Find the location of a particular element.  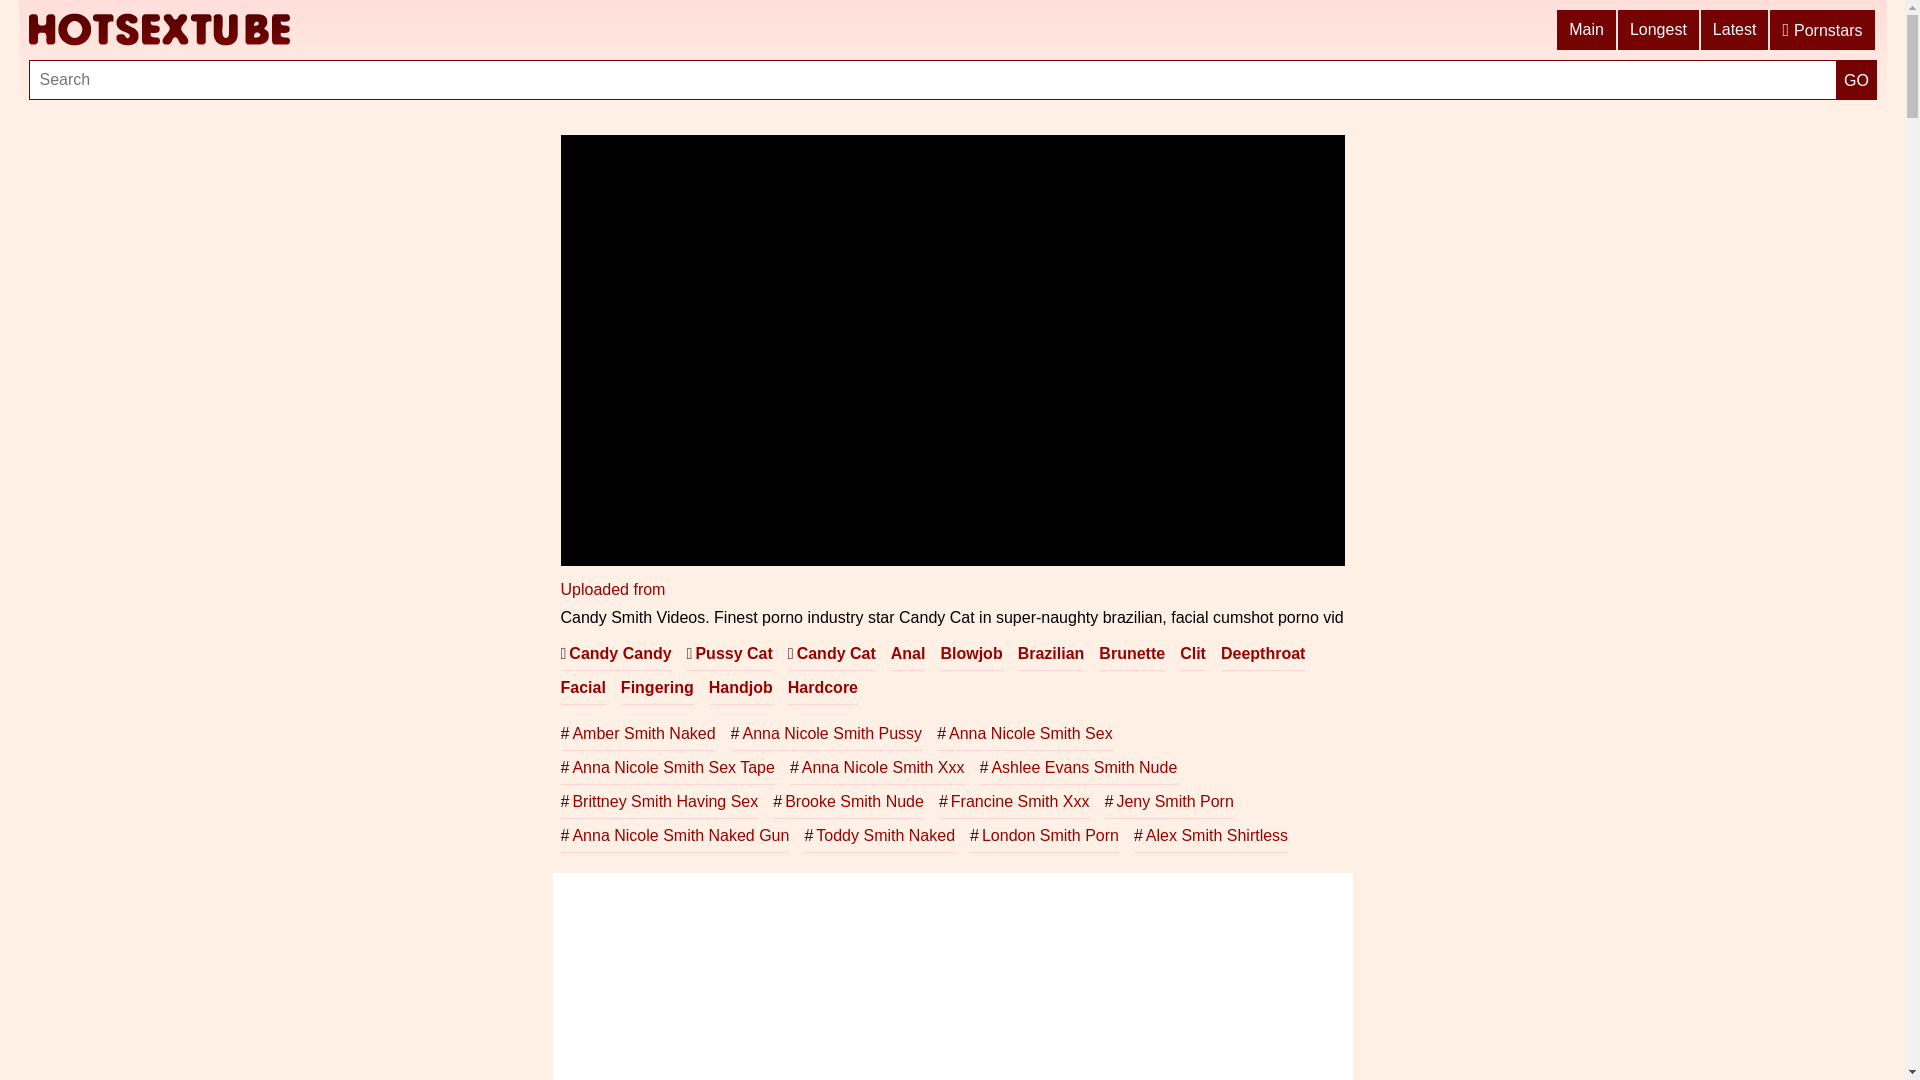

'London Smith Porn' is located at coordinates (969, 836).